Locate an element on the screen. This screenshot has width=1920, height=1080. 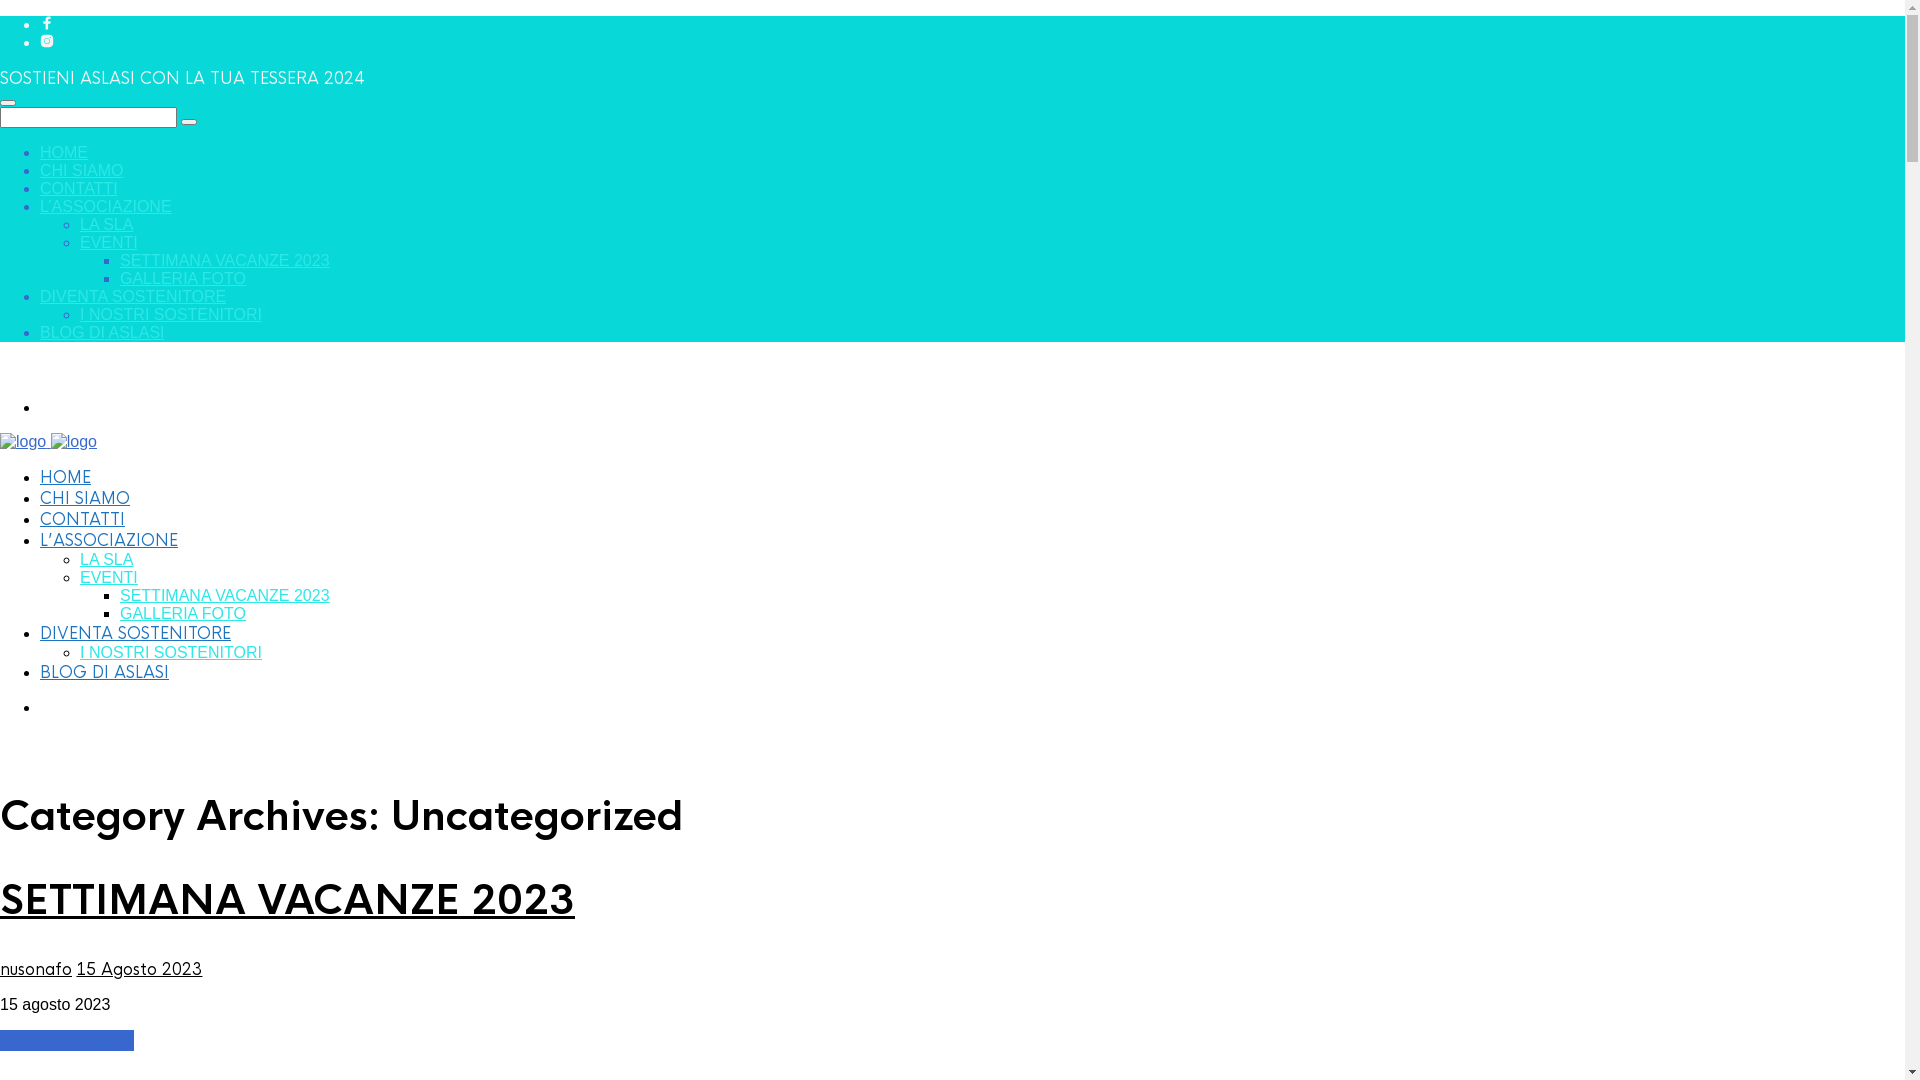
'I NOSTRI SOSTENITORI' is located at coordinates (171, 652).